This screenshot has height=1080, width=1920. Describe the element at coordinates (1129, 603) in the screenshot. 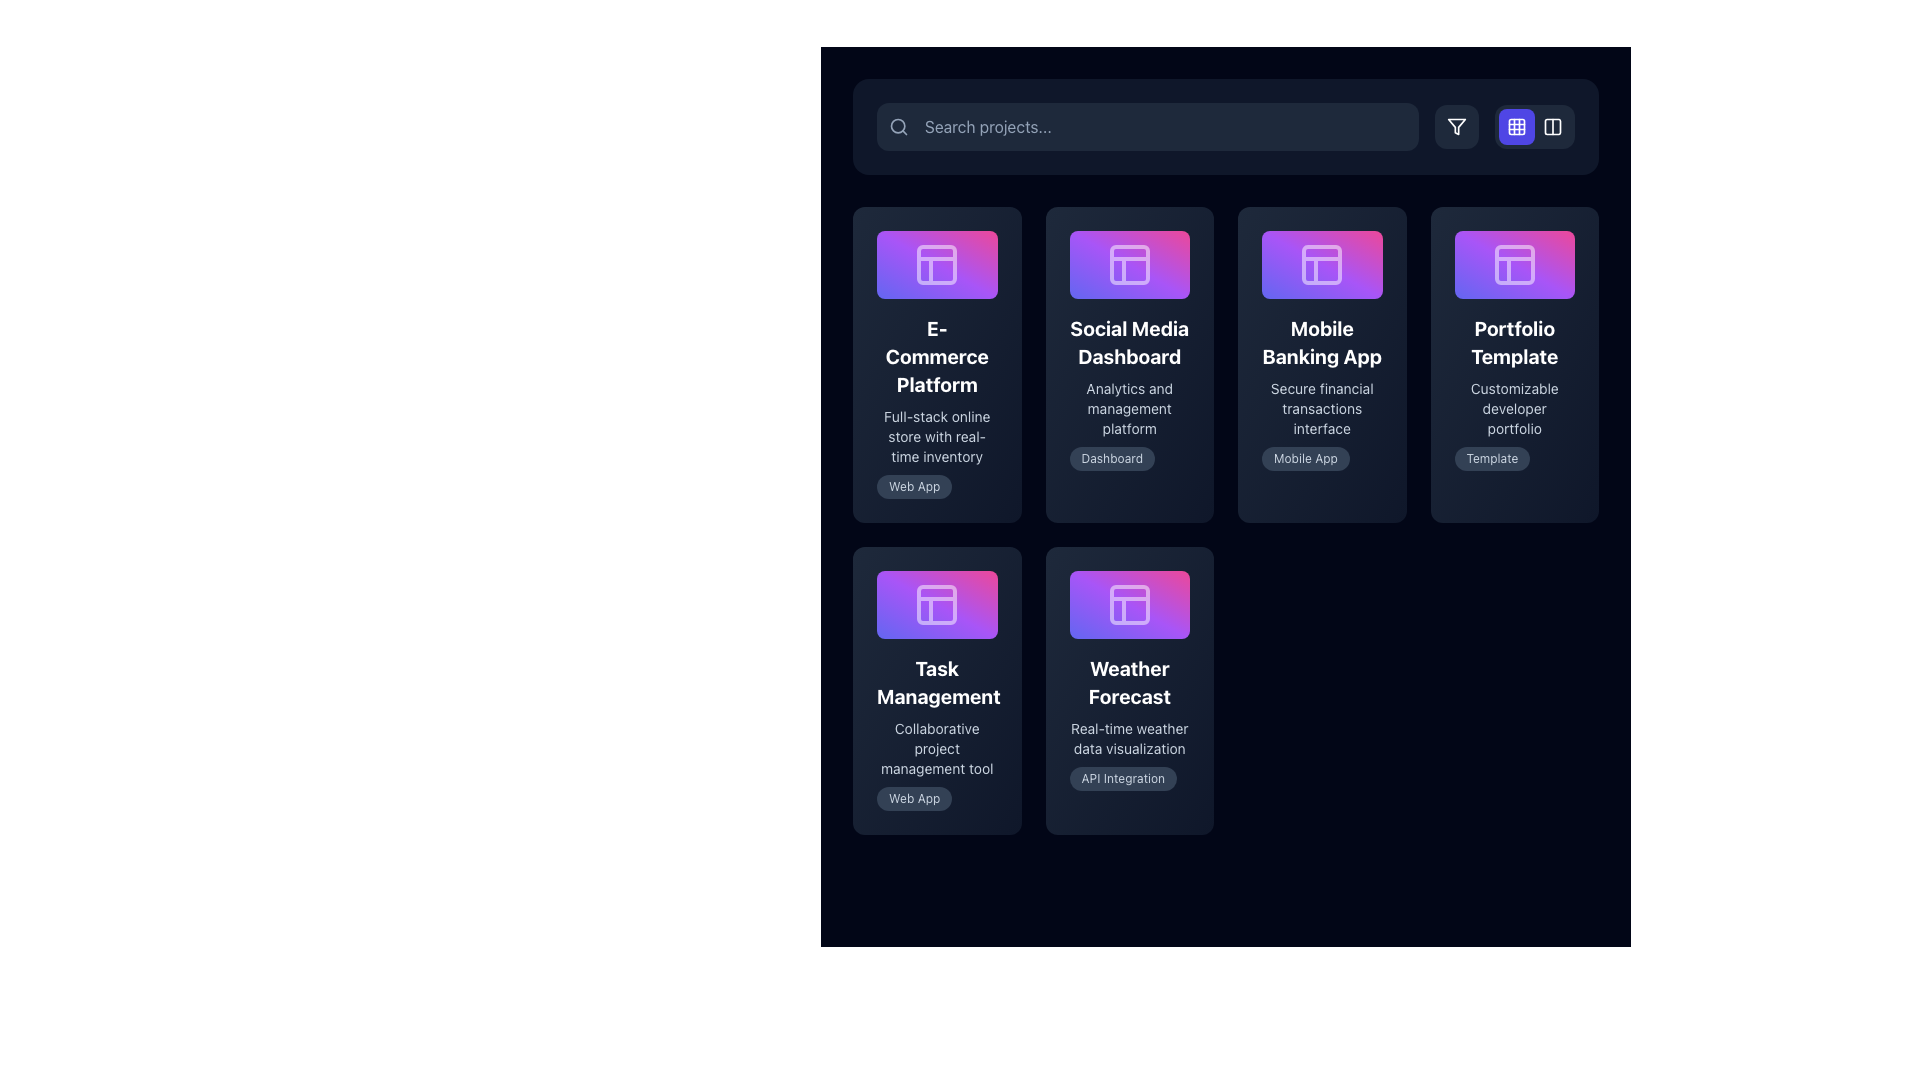

I see `the rectangular gradient icon with a white grid design in the 'Weather Forecast' panel, located in the bottom row, second column` at that location.